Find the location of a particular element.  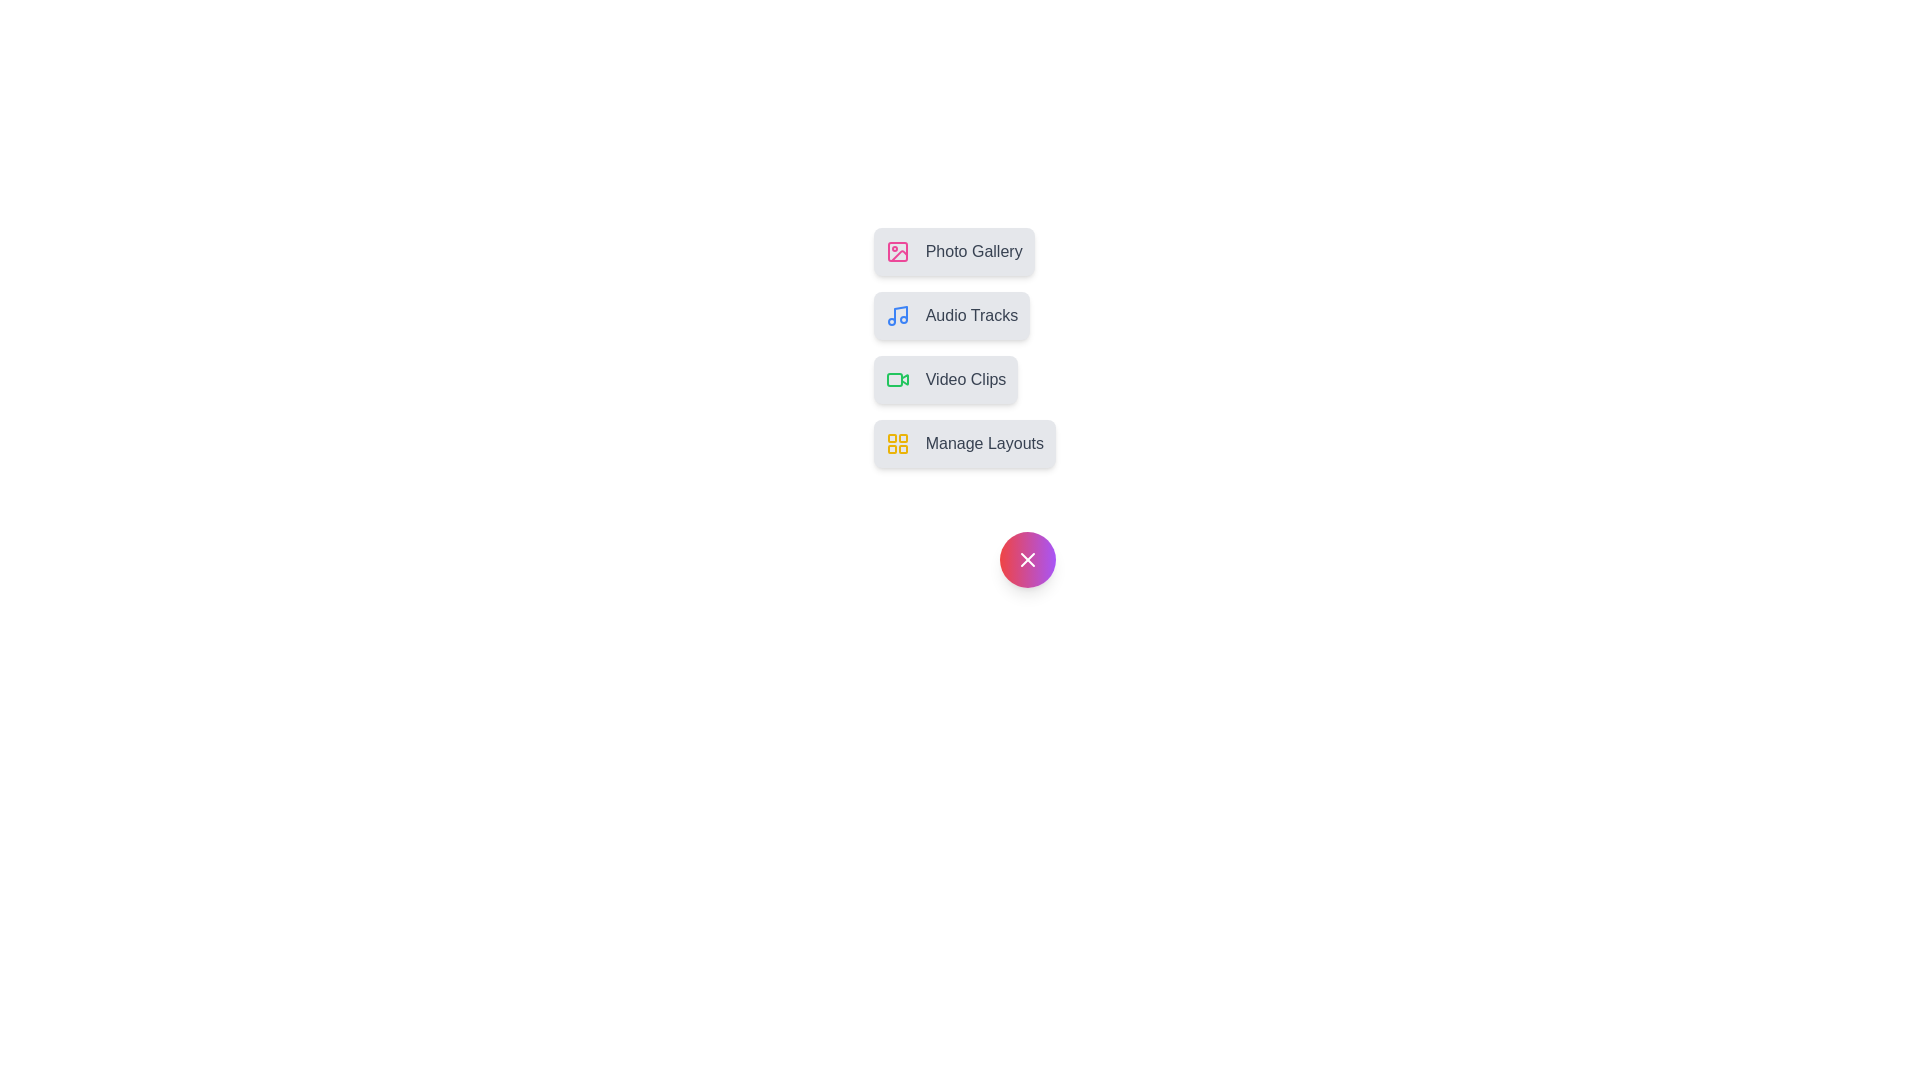

the 'Manage Layouts' button located at the bottom of a vertical list of four buttons, which includes 'Photo Gallery,' 'Audio Tracks,' and 'Video Clips.' is located at coordinates (964, 442).